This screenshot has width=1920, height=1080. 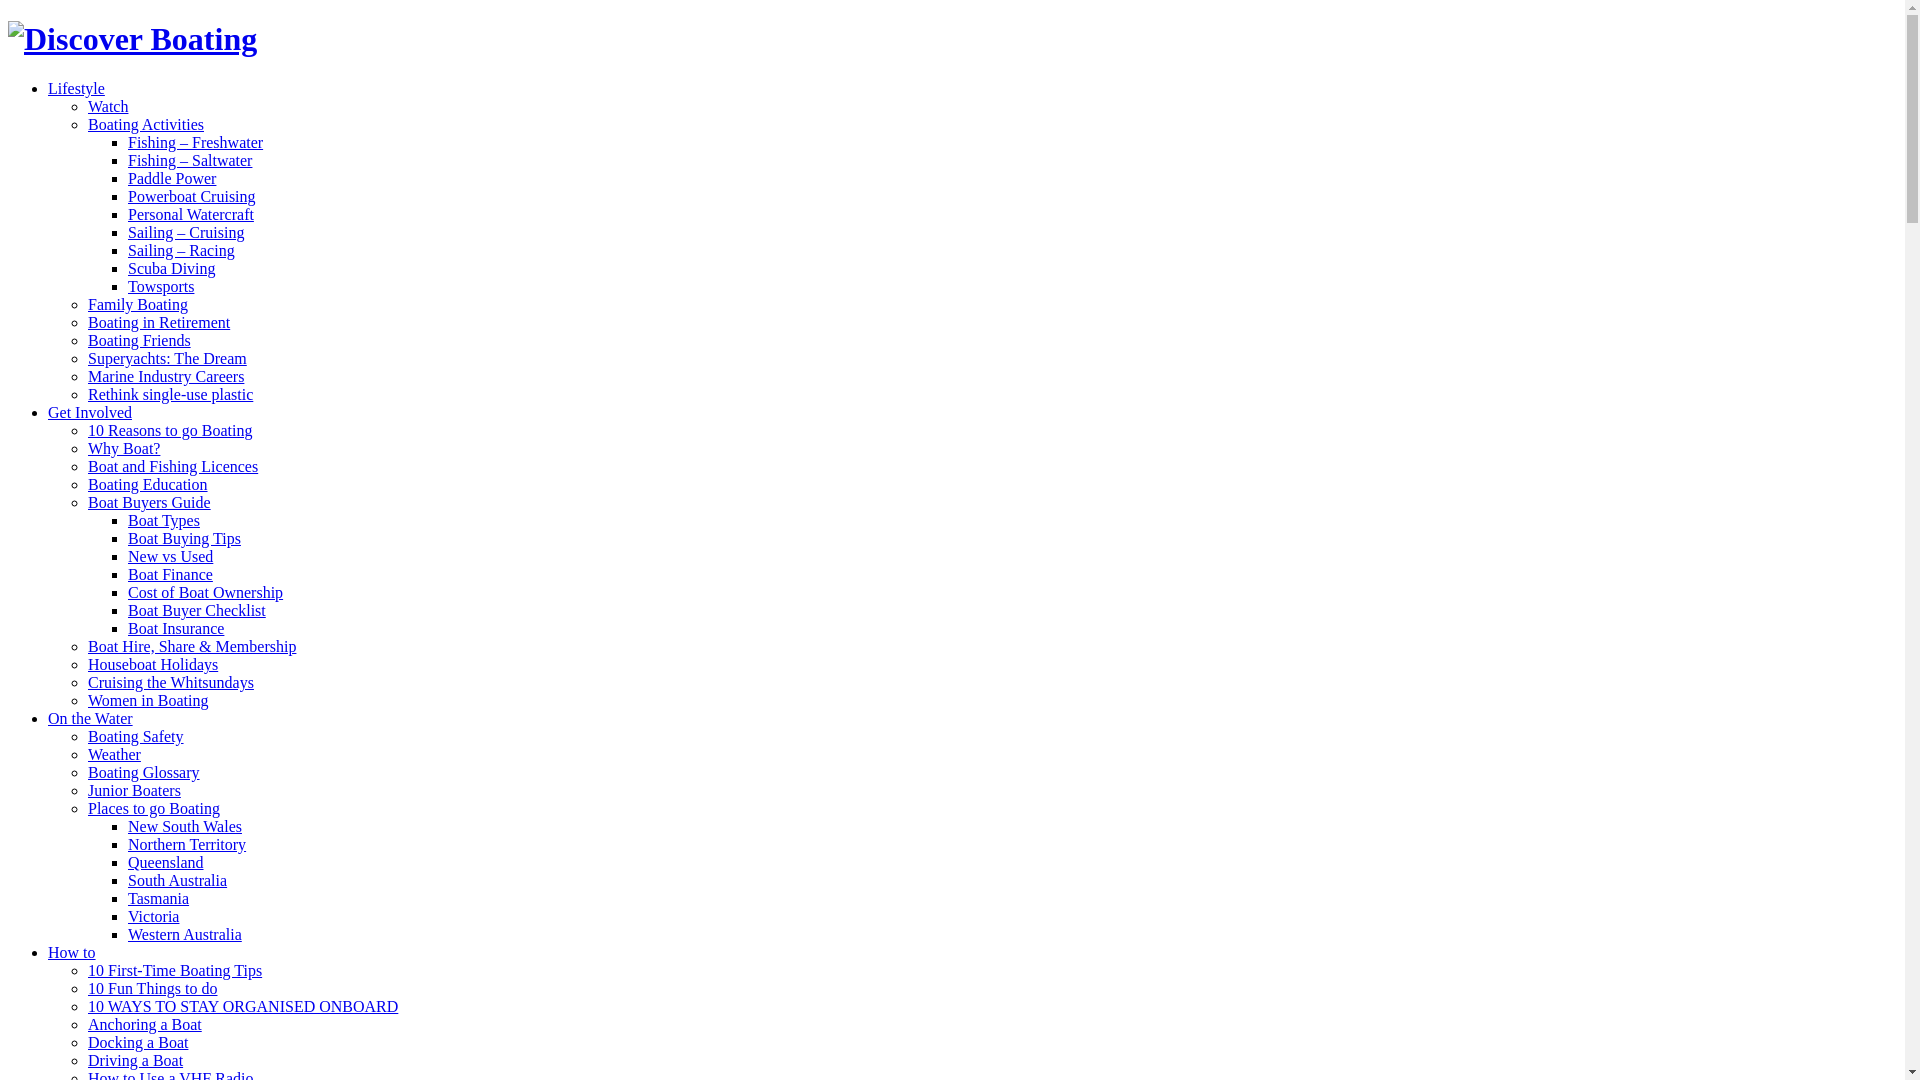 I want to click on 'Tasmania', so click(x=157, y=897).